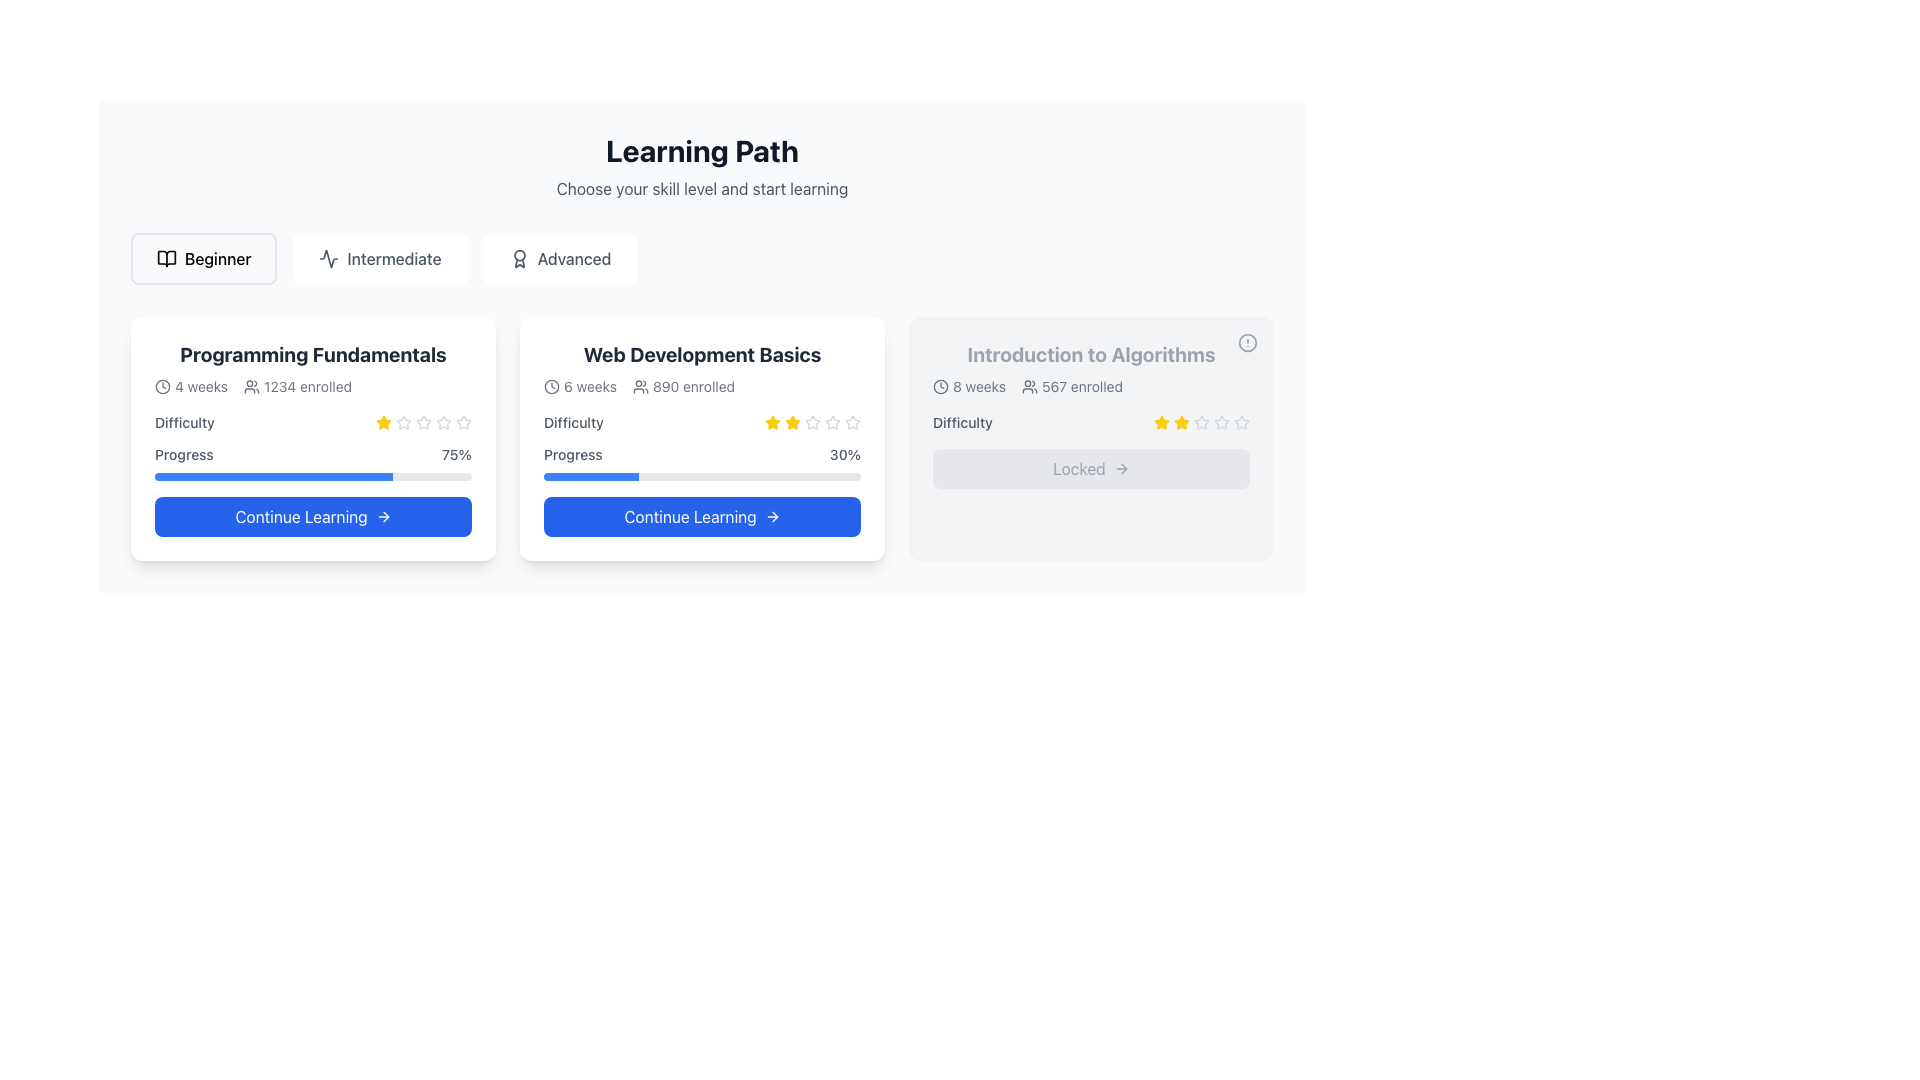 The height and width of the screenshot is (1080, 1920). Describe the element at coordinates (853, 421) in the screenshot. I see `the second star in the rating system for the 'Web Development Basics' course, which visually indicates a partially filled or empty state` at that location.